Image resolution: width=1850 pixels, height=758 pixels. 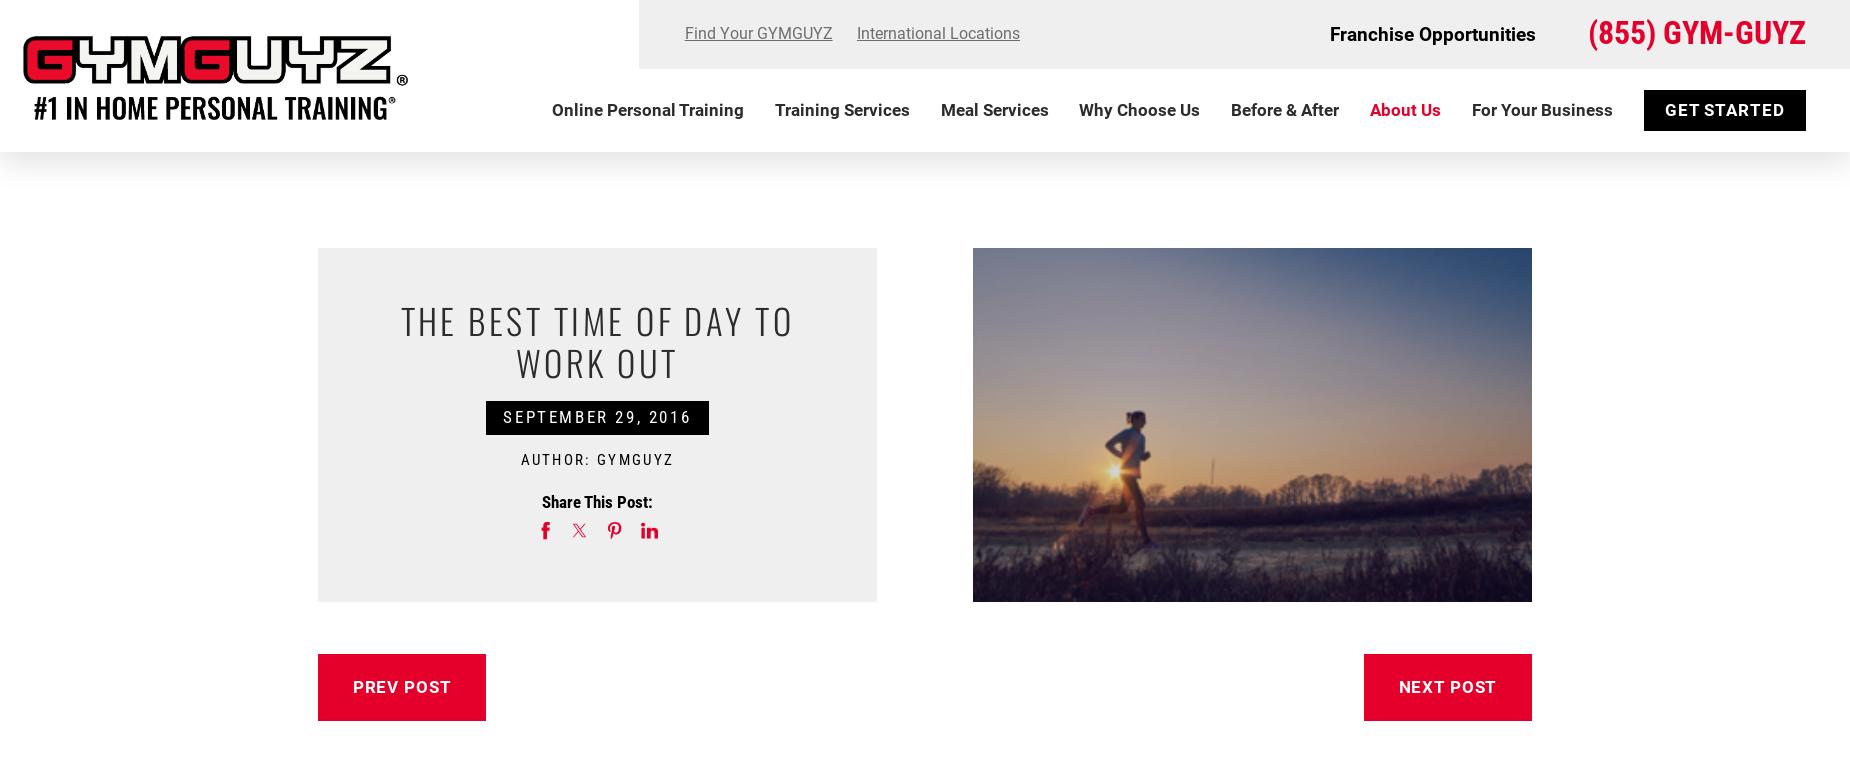 I want to click on 'Next Post', so click(x=1398, y=685).